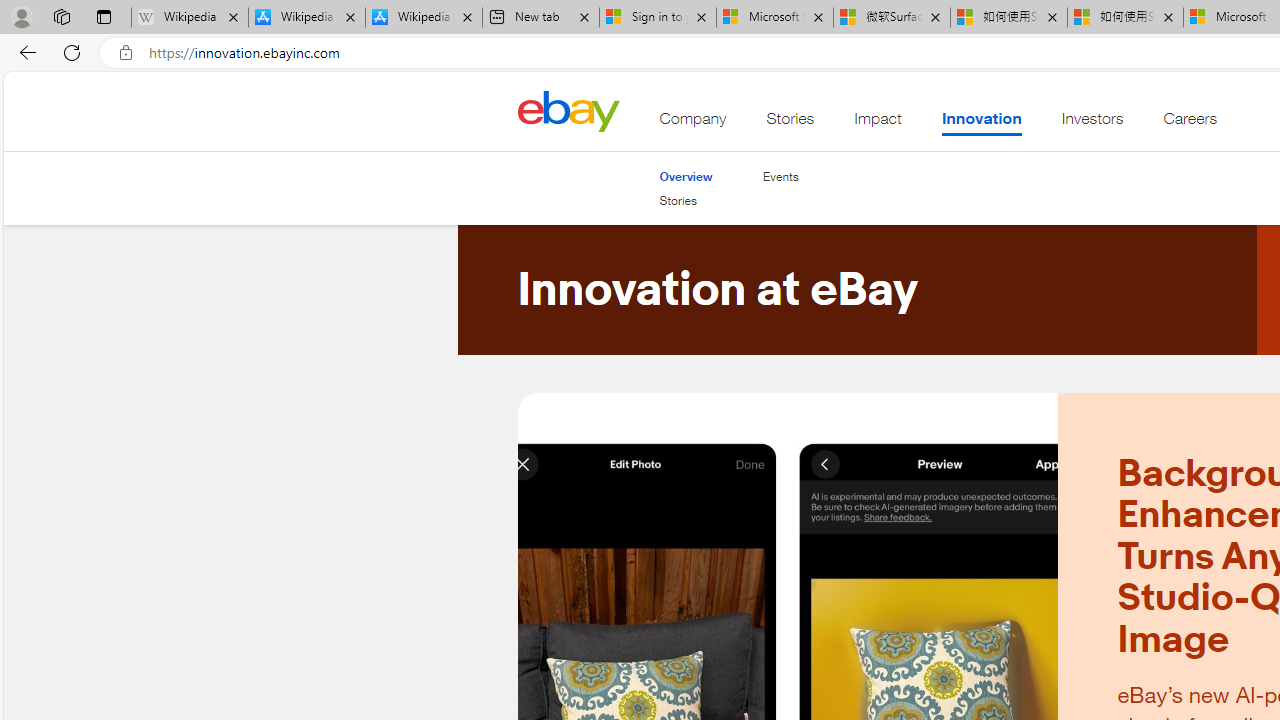  What do you see at coordinates (686, 175) in the screenshot?
I see `'Overview'` at bounding box center [686, 175].